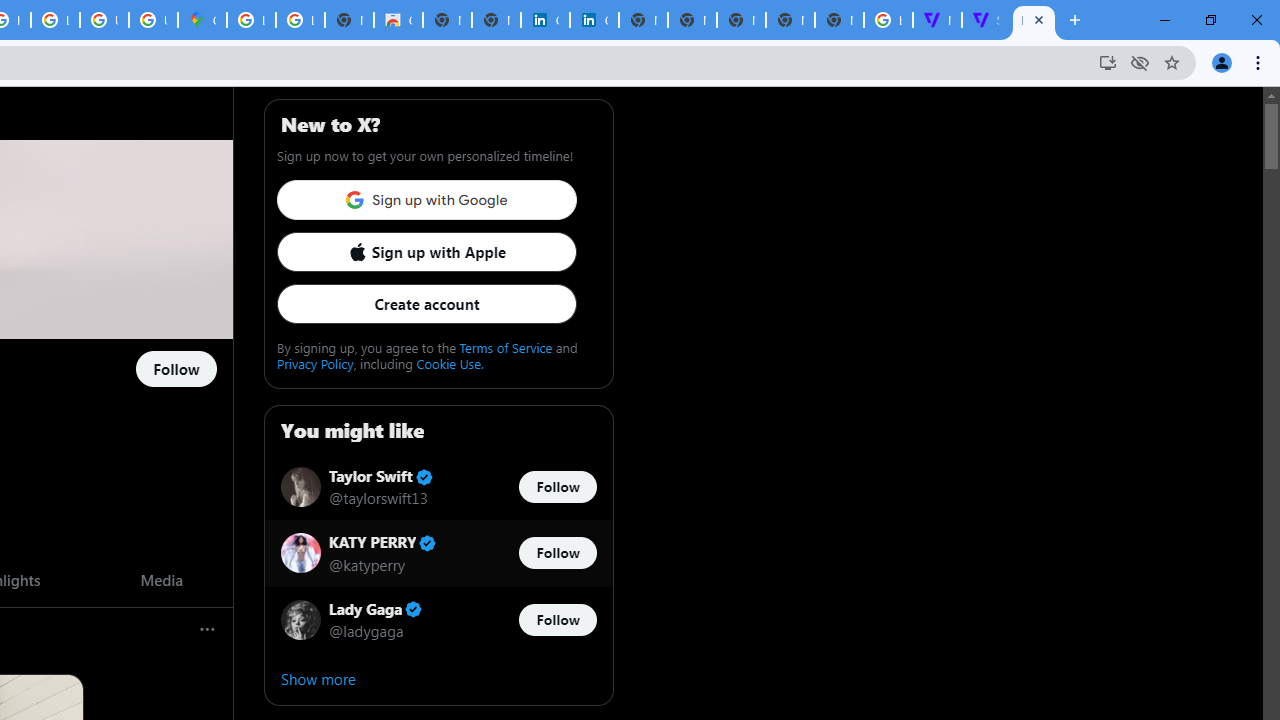 The height and width of the screenshot is (720, 1280). Describe the element at coordinates (1106, 61) in the screenshot. I see `'Install X'` at that location.